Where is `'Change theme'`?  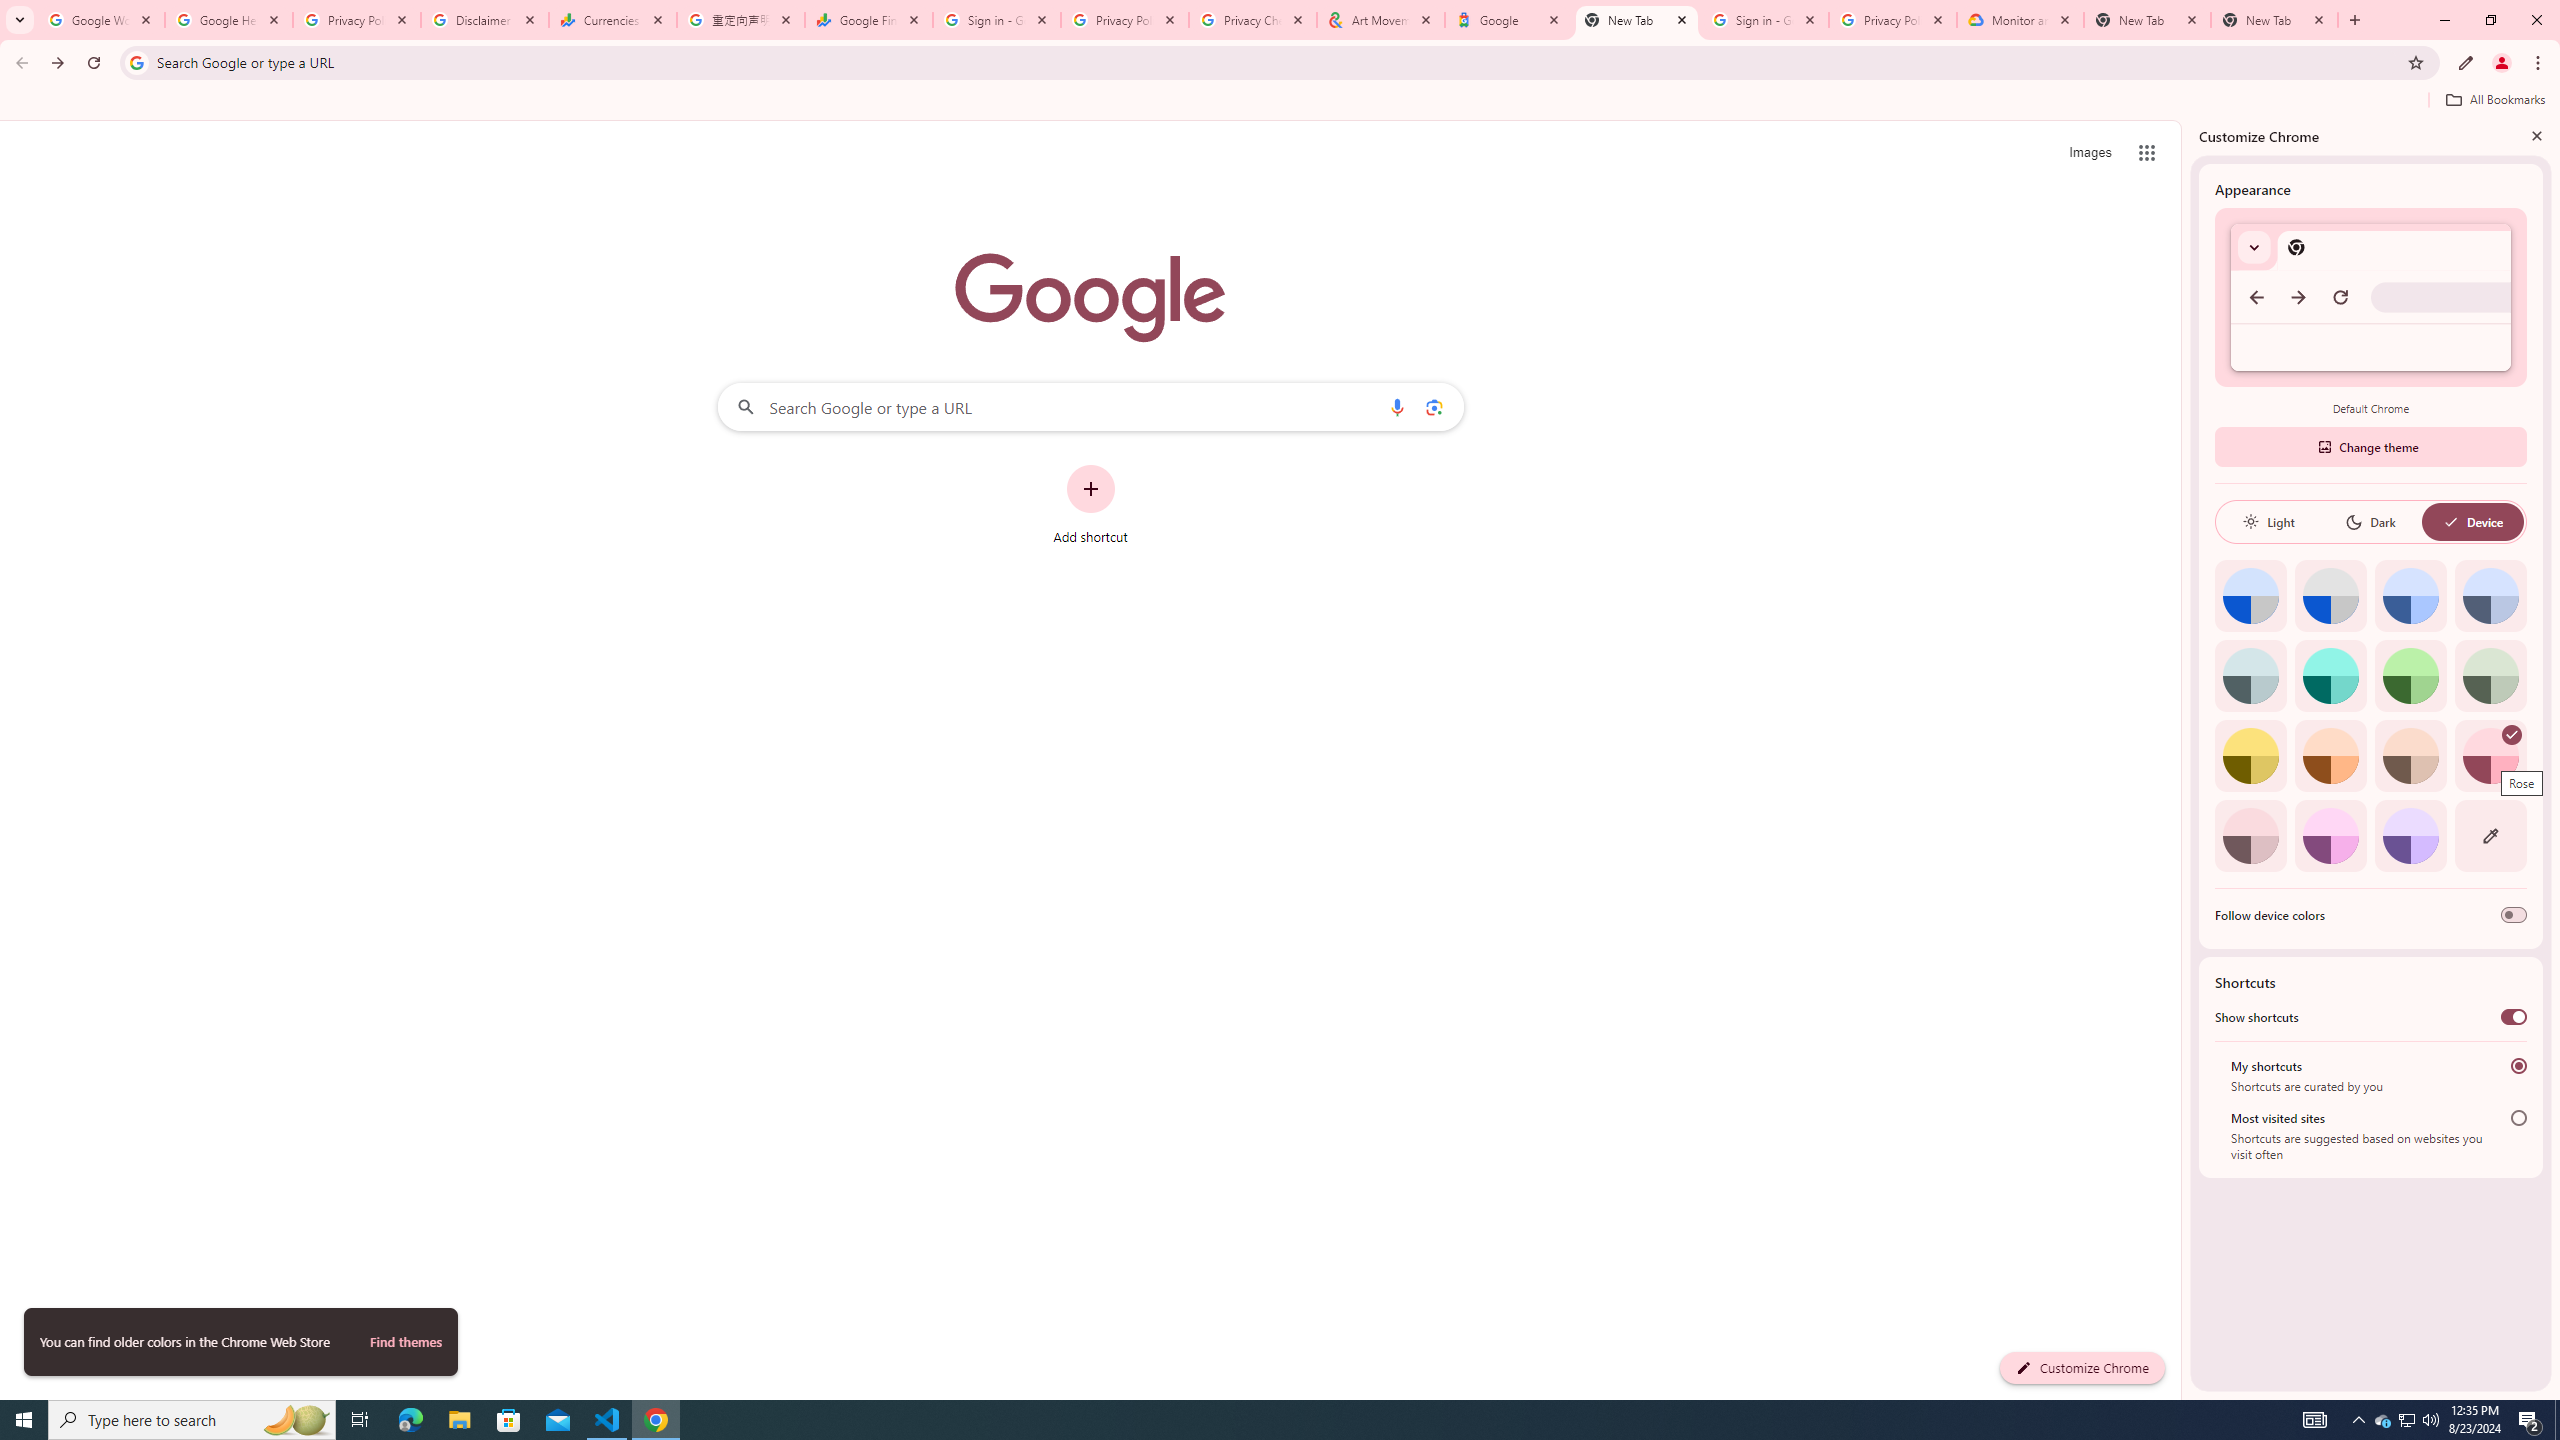 'Change theme' is located at coordinates (2369, 447).